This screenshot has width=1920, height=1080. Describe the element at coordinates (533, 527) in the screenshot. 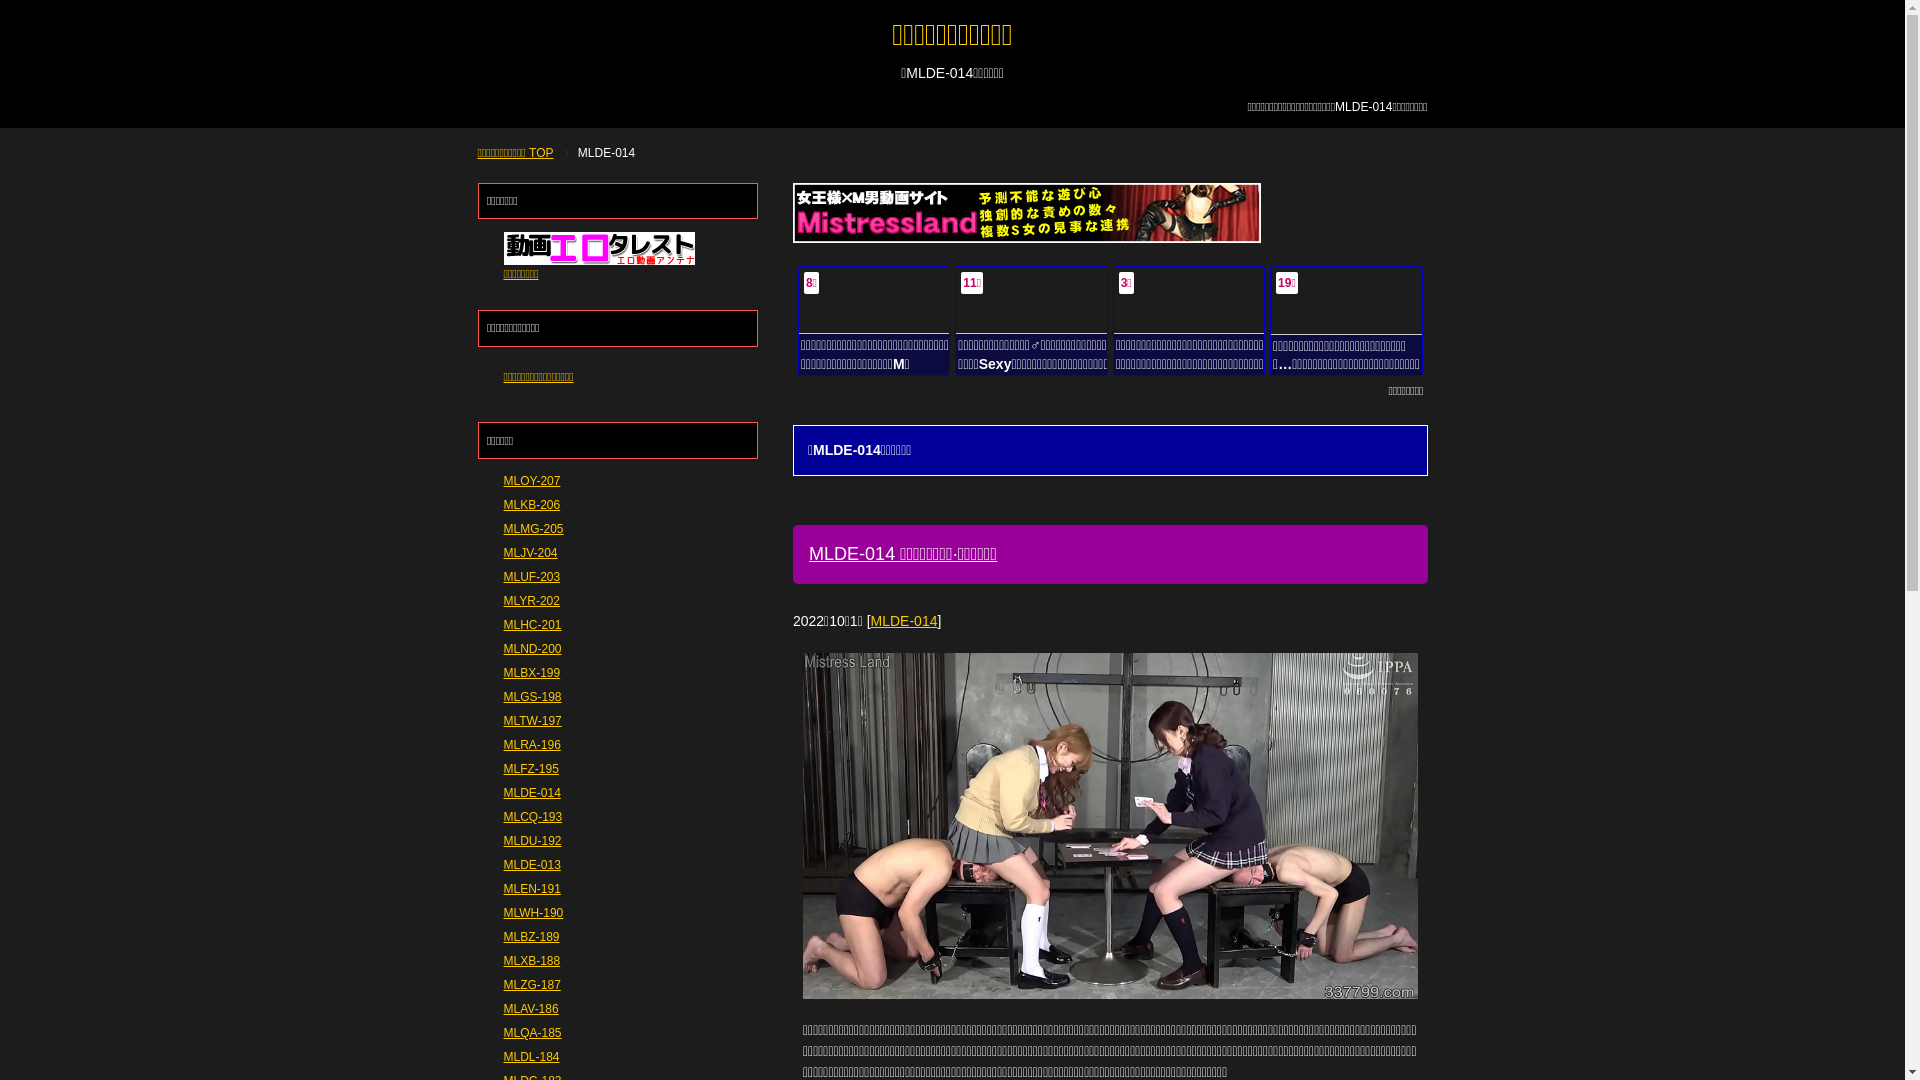

I see `'MLMG-205'` at that location.